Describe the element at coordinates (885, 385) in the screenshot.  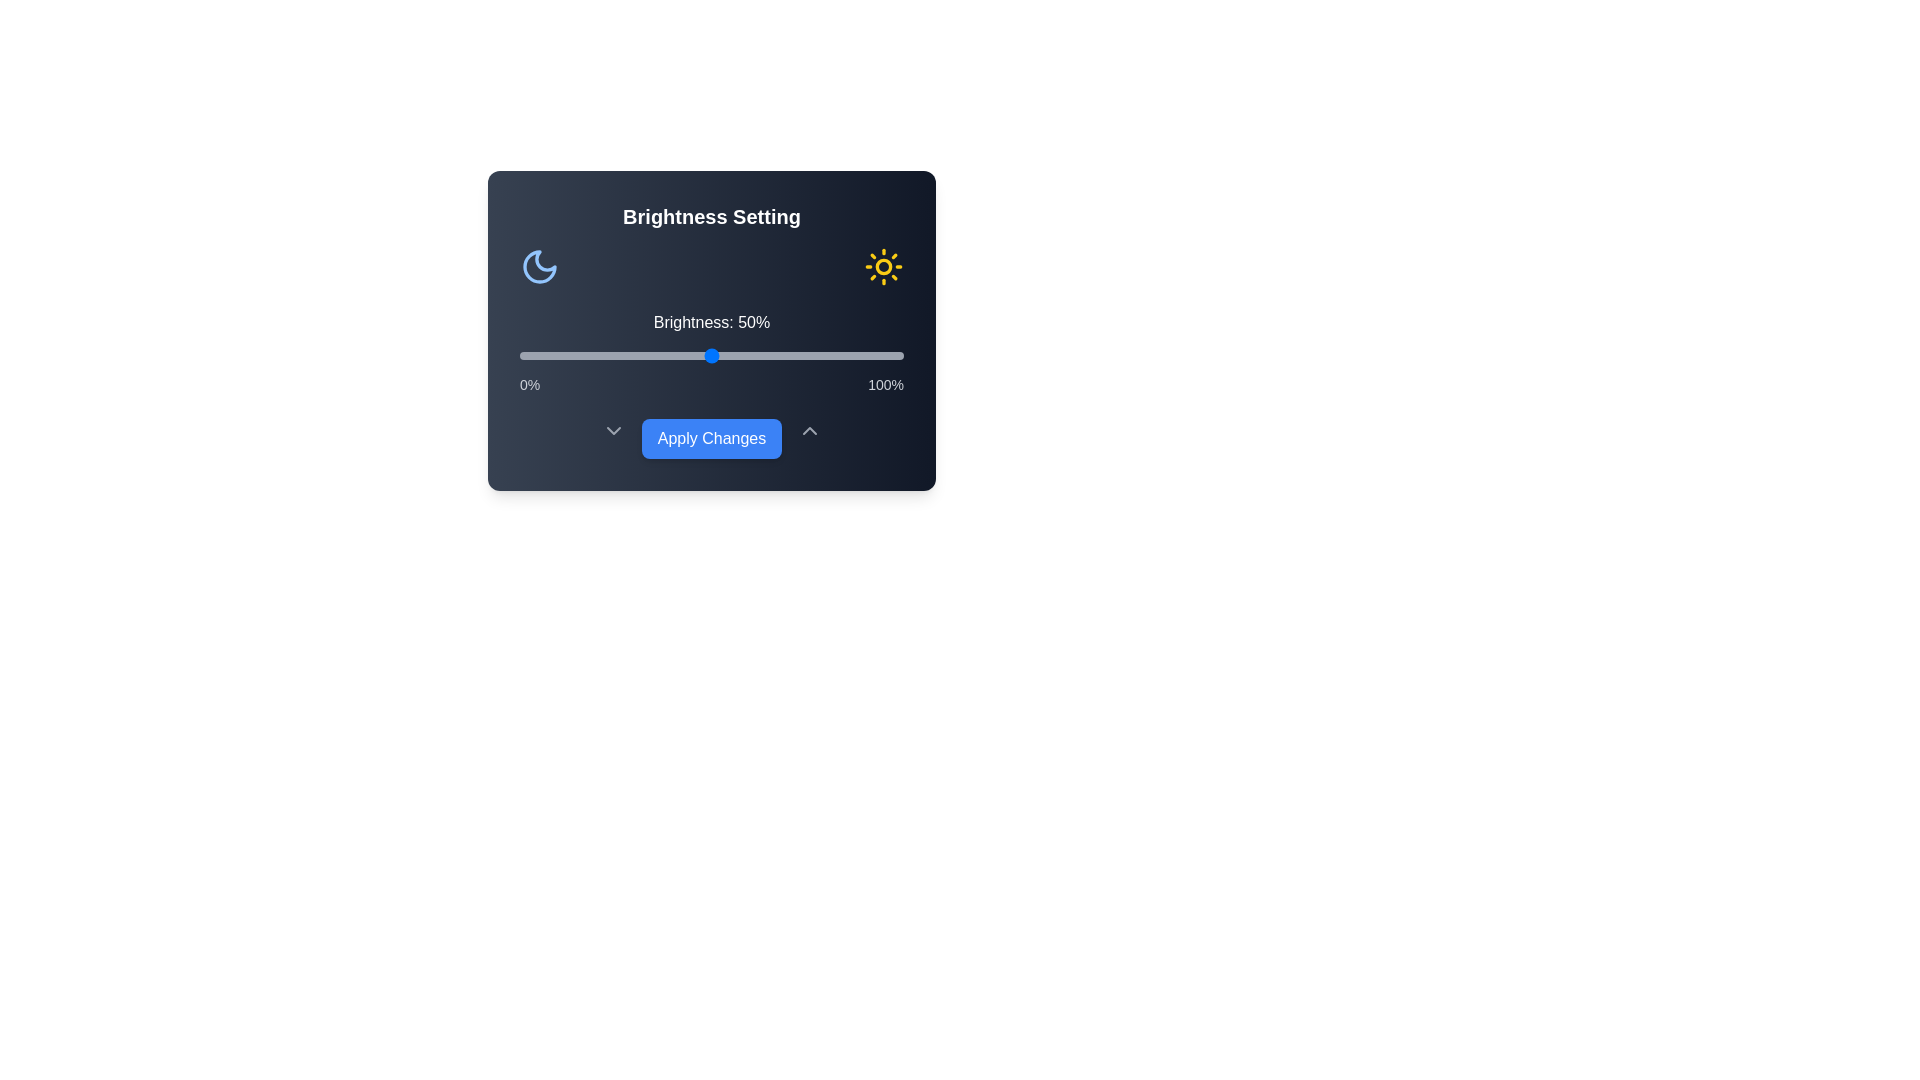
I see `the 100% label to inspect for additional information` at that location.